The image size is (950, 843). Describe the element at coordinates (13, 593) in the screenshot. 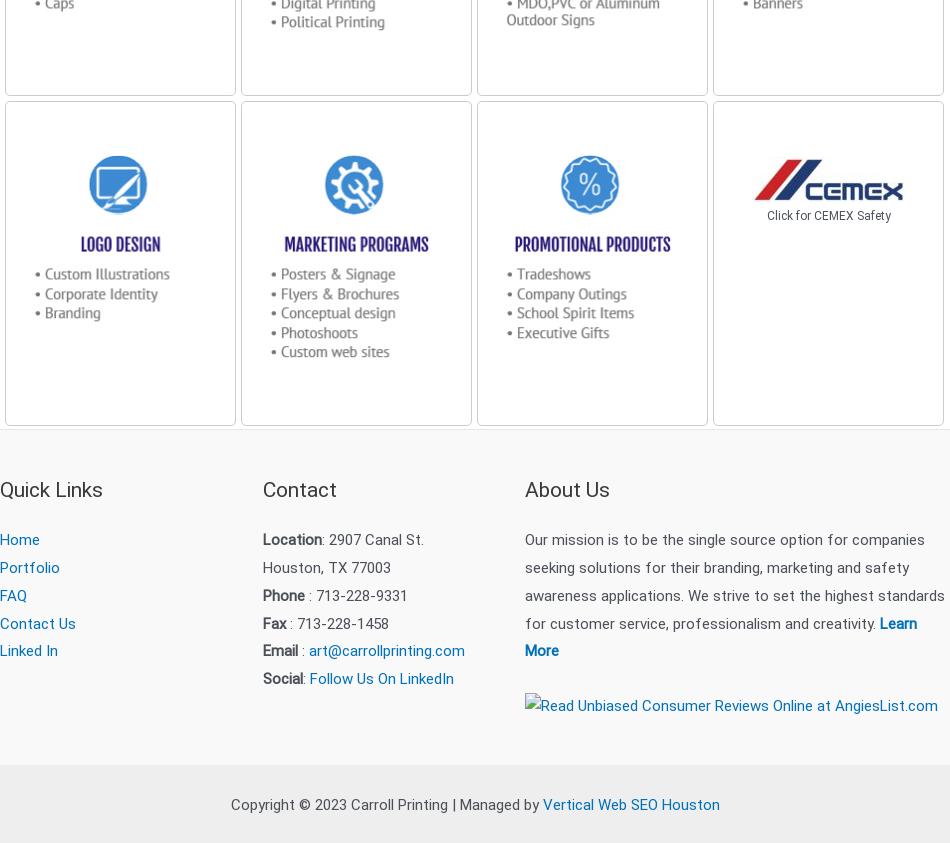

I see `'FAQ'` at that location.